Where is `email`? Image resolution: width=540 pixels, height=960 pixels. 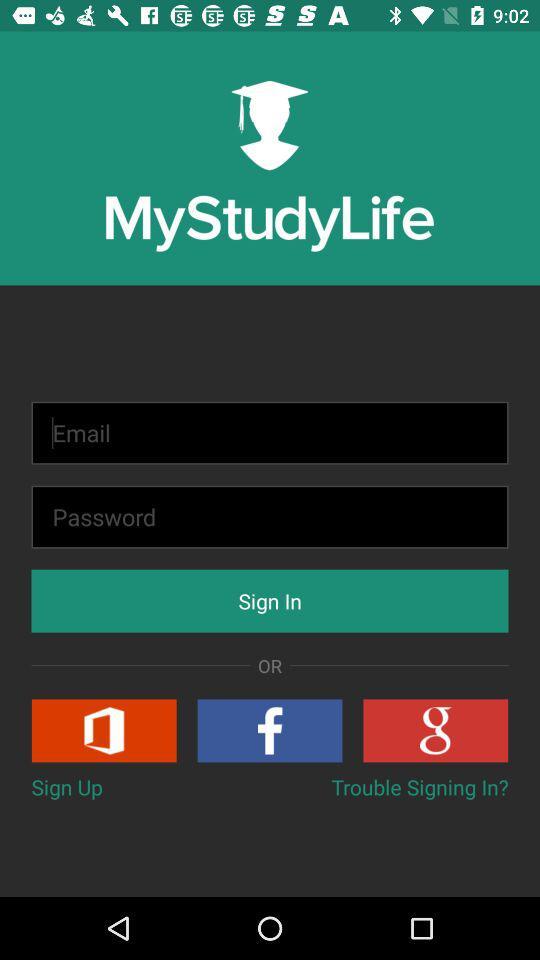 email is located at coordinates (270, 433).